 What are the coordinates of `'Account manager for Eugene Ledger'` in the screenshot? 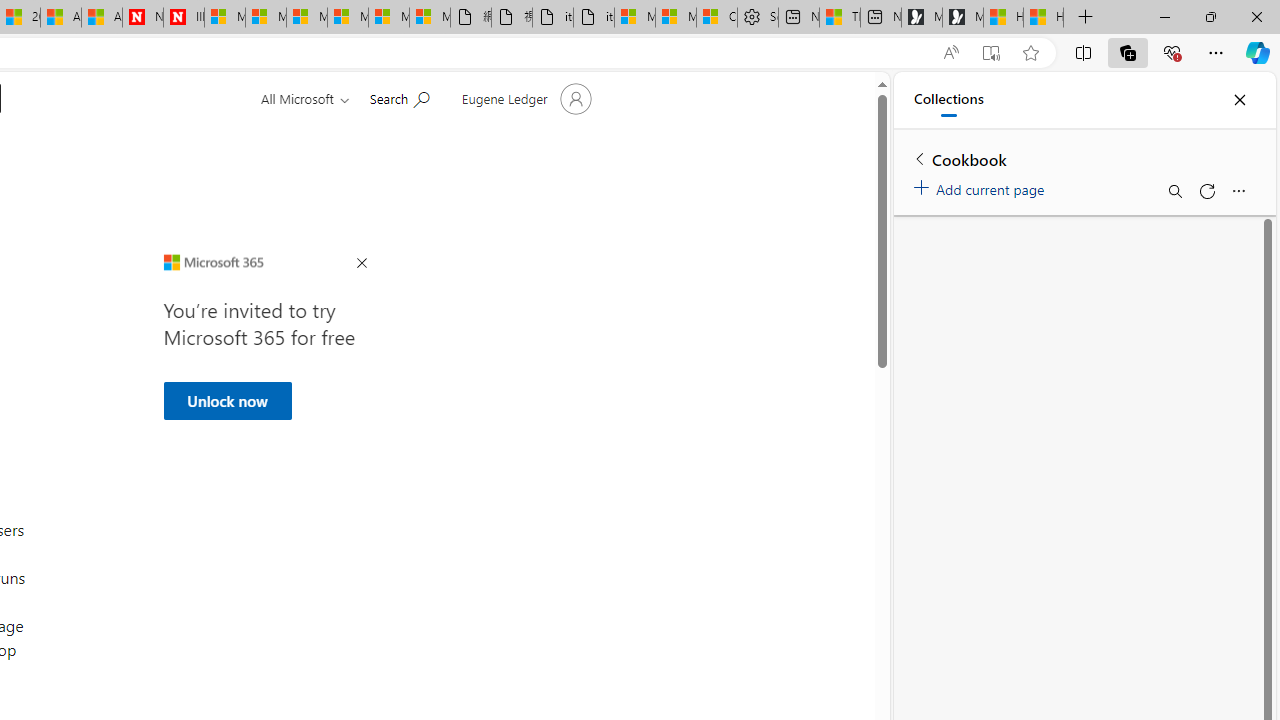 It's located at (524, 99).